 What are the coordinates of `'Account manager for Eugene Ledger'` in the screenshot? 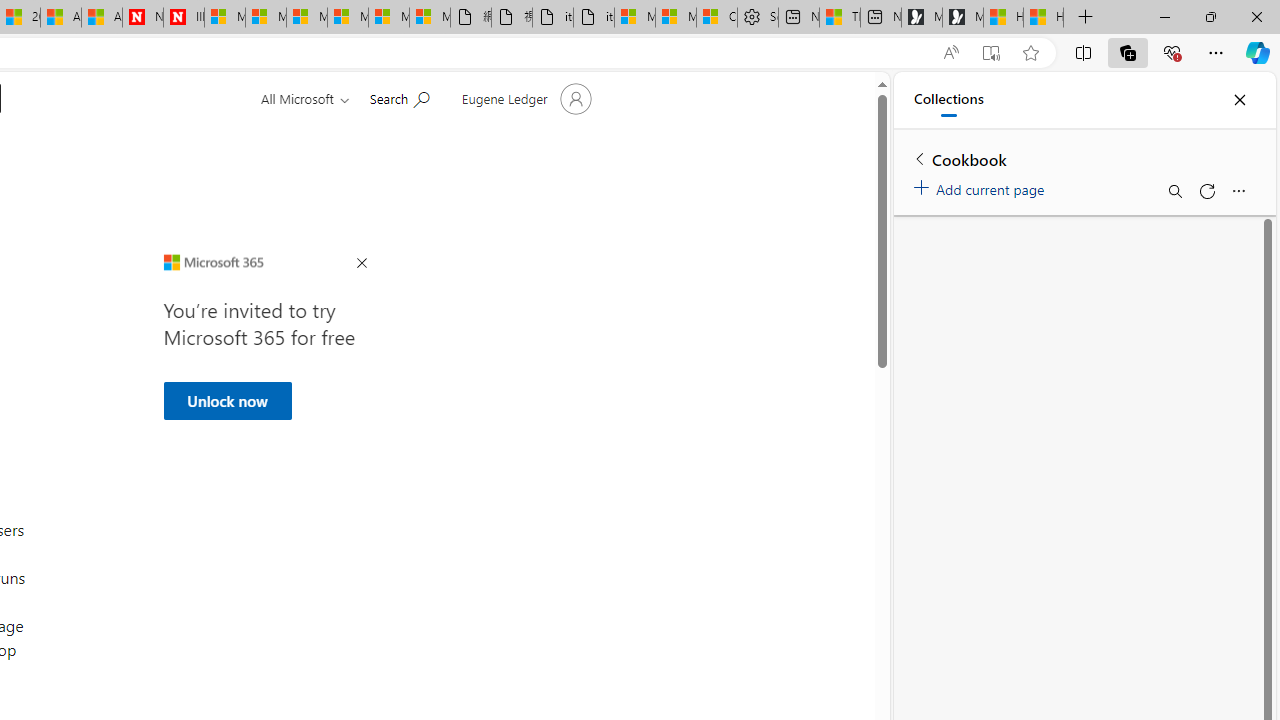 It's located at (524, 99).